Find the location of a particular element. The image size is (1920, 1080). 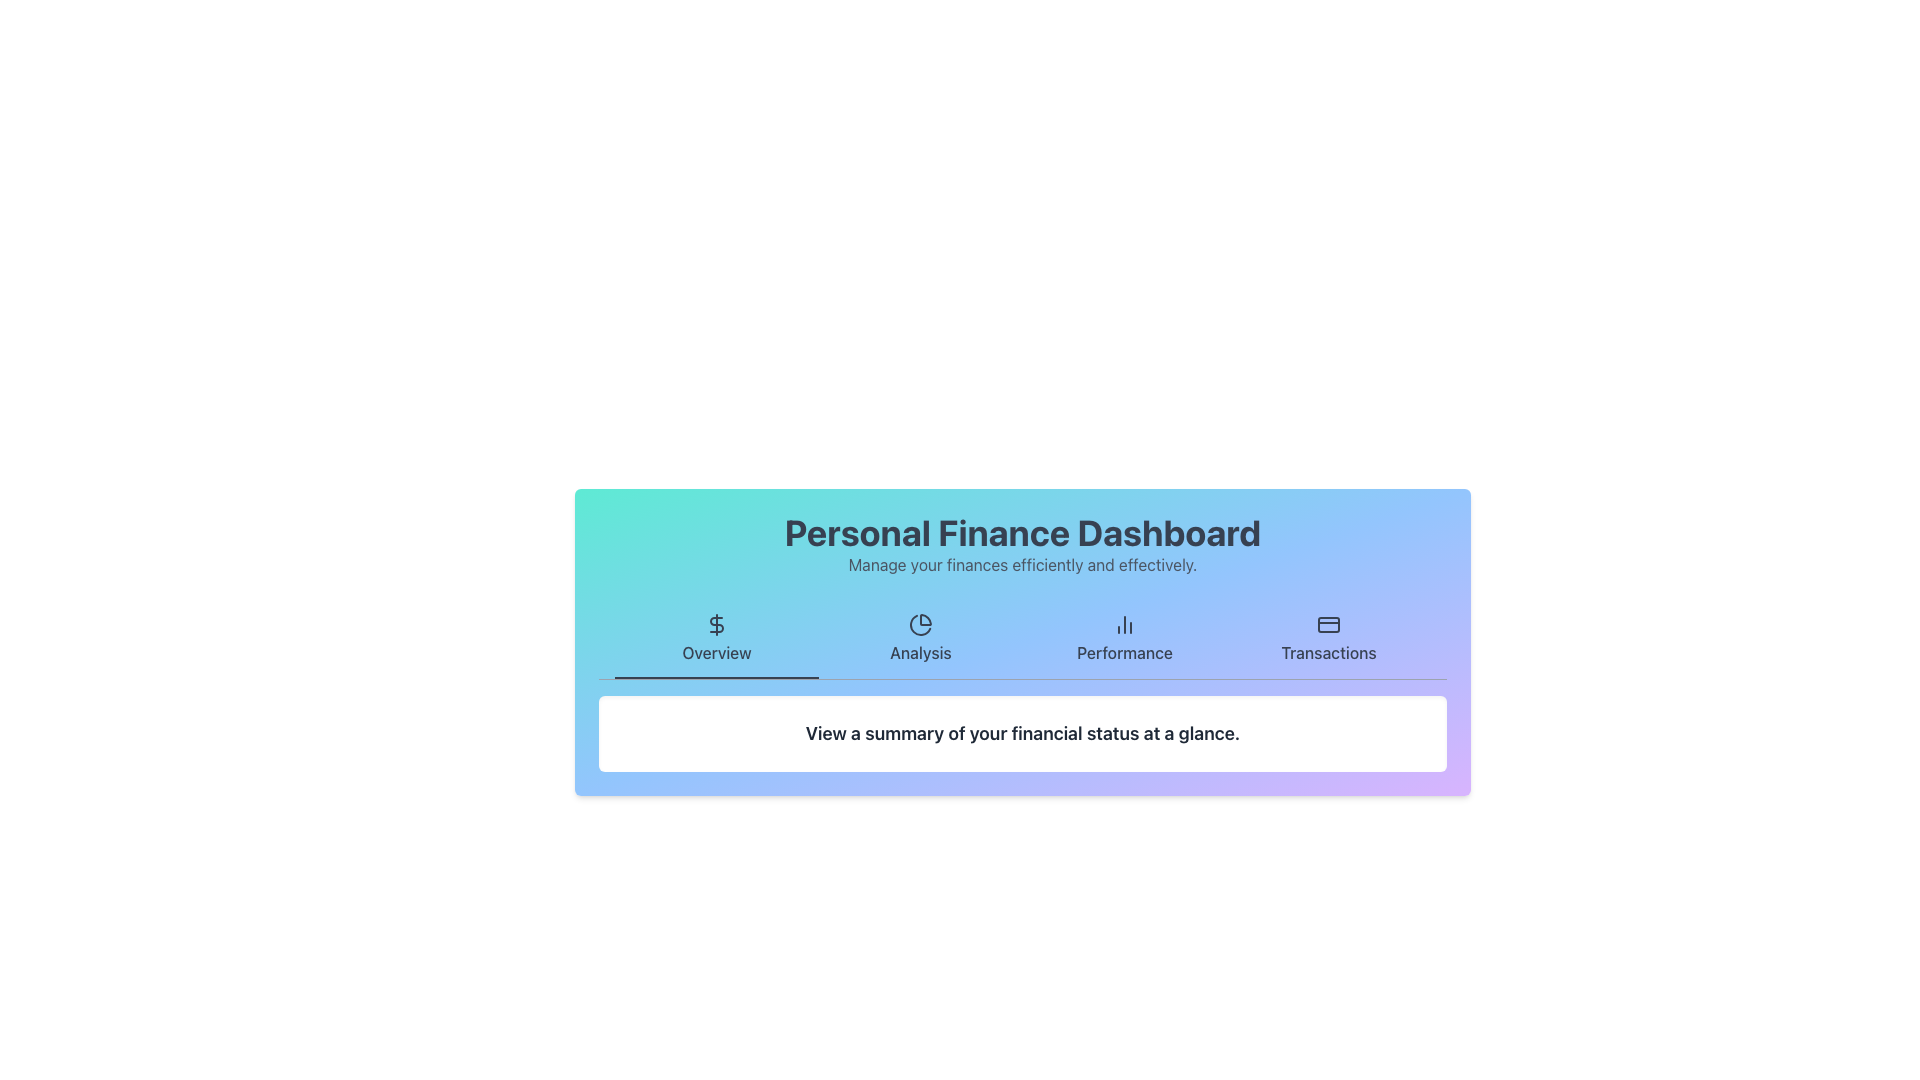

the pie chart slice icon located in the 'Analysis' section of the Personal Finance Dashboard, specifically in the second icon slot from the left is located at coordinates (919, 624).